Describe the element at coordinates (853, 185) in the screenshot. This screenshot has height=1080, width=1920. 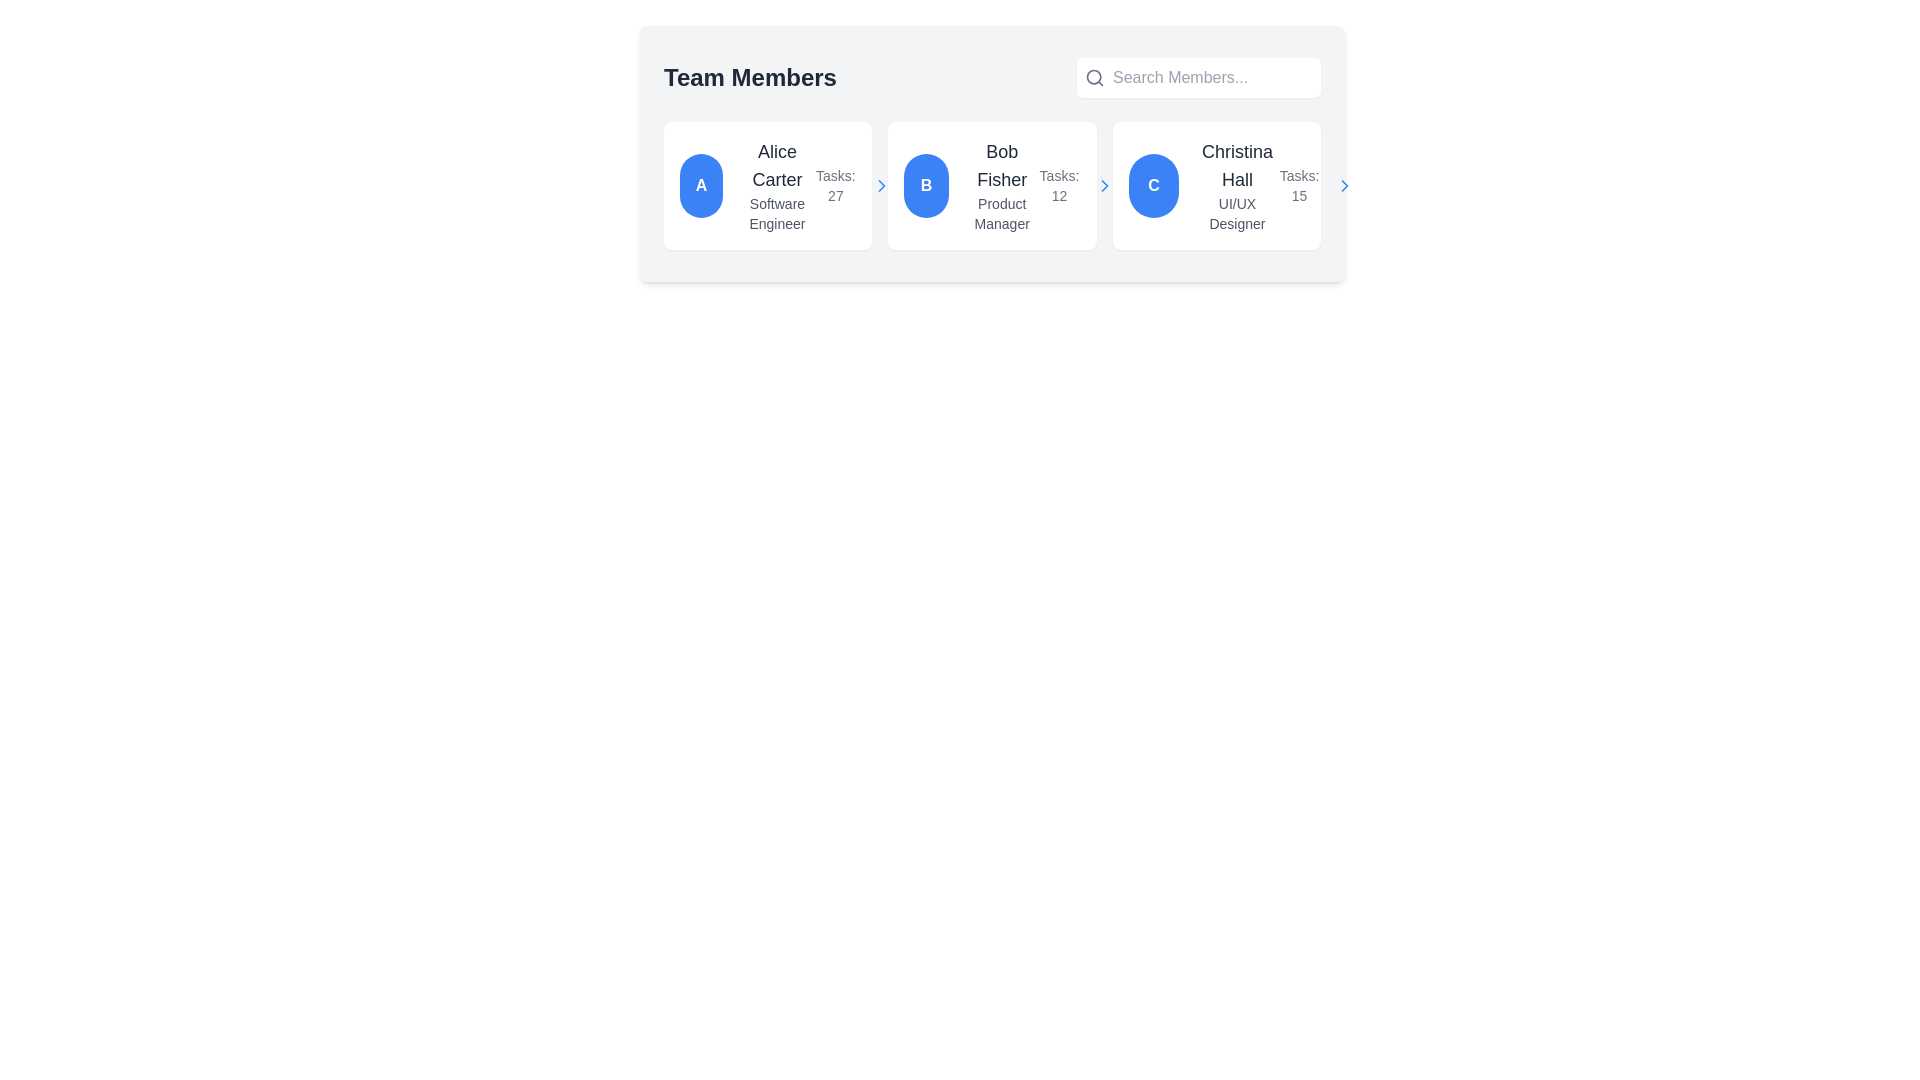
I see `the task number '27' displayed in the user card for 'Alice Carter'` at that location.